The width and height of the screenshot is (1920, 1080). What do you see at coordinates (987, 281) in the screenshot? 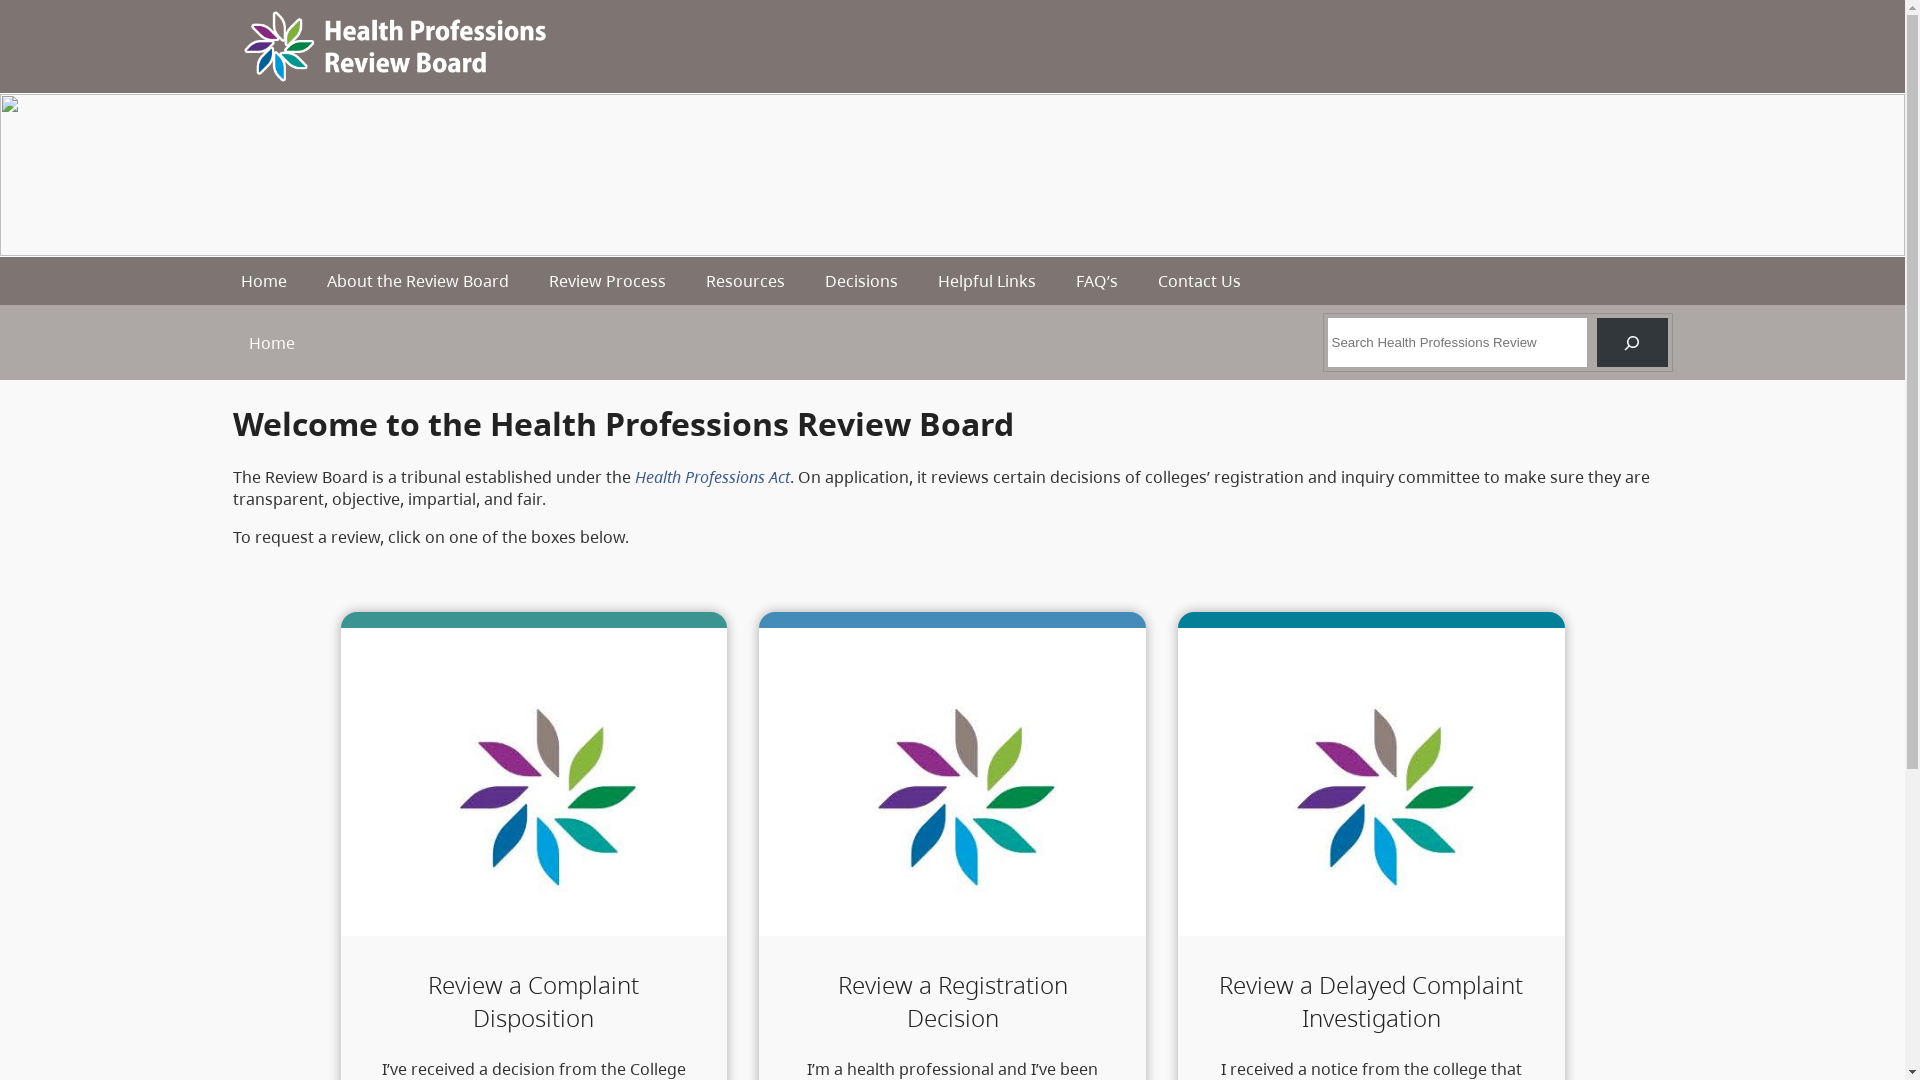
I see `'Helpful Links'` at bounding box center [987, 281].